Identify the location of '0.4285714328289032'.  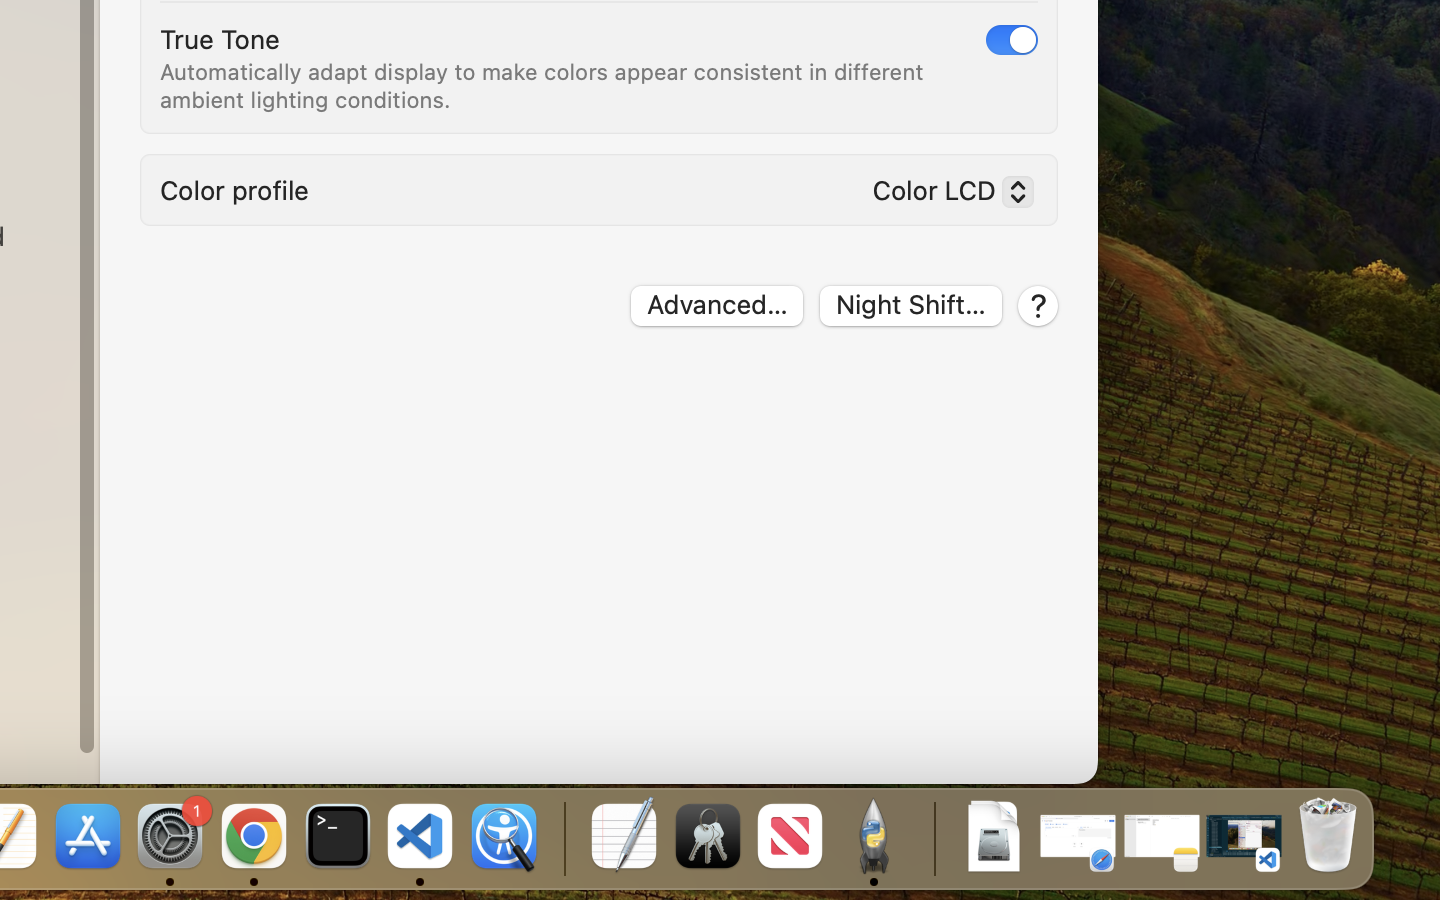
(562, 837).